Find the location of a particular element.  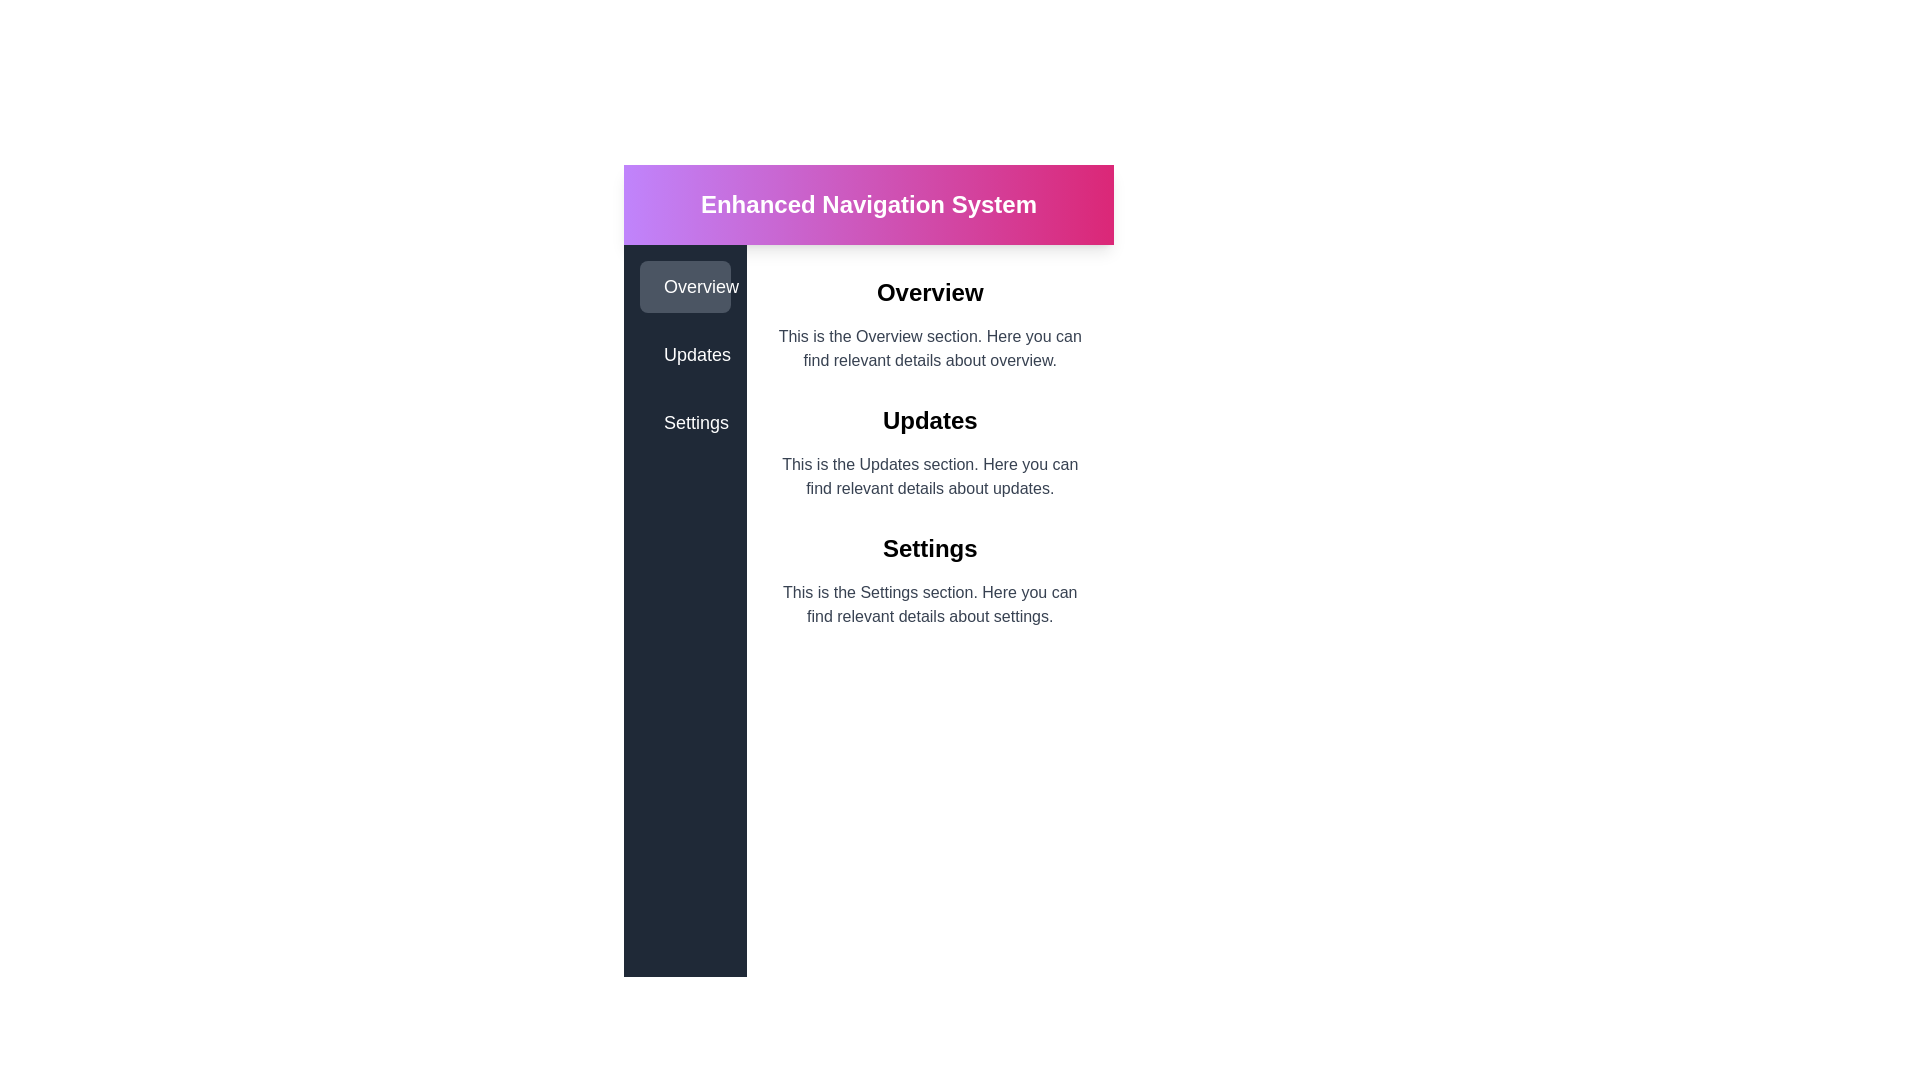

the decorative icon next to the 'Overview' label in the top section of the left navigation bar is located at coordinates (663, 286).